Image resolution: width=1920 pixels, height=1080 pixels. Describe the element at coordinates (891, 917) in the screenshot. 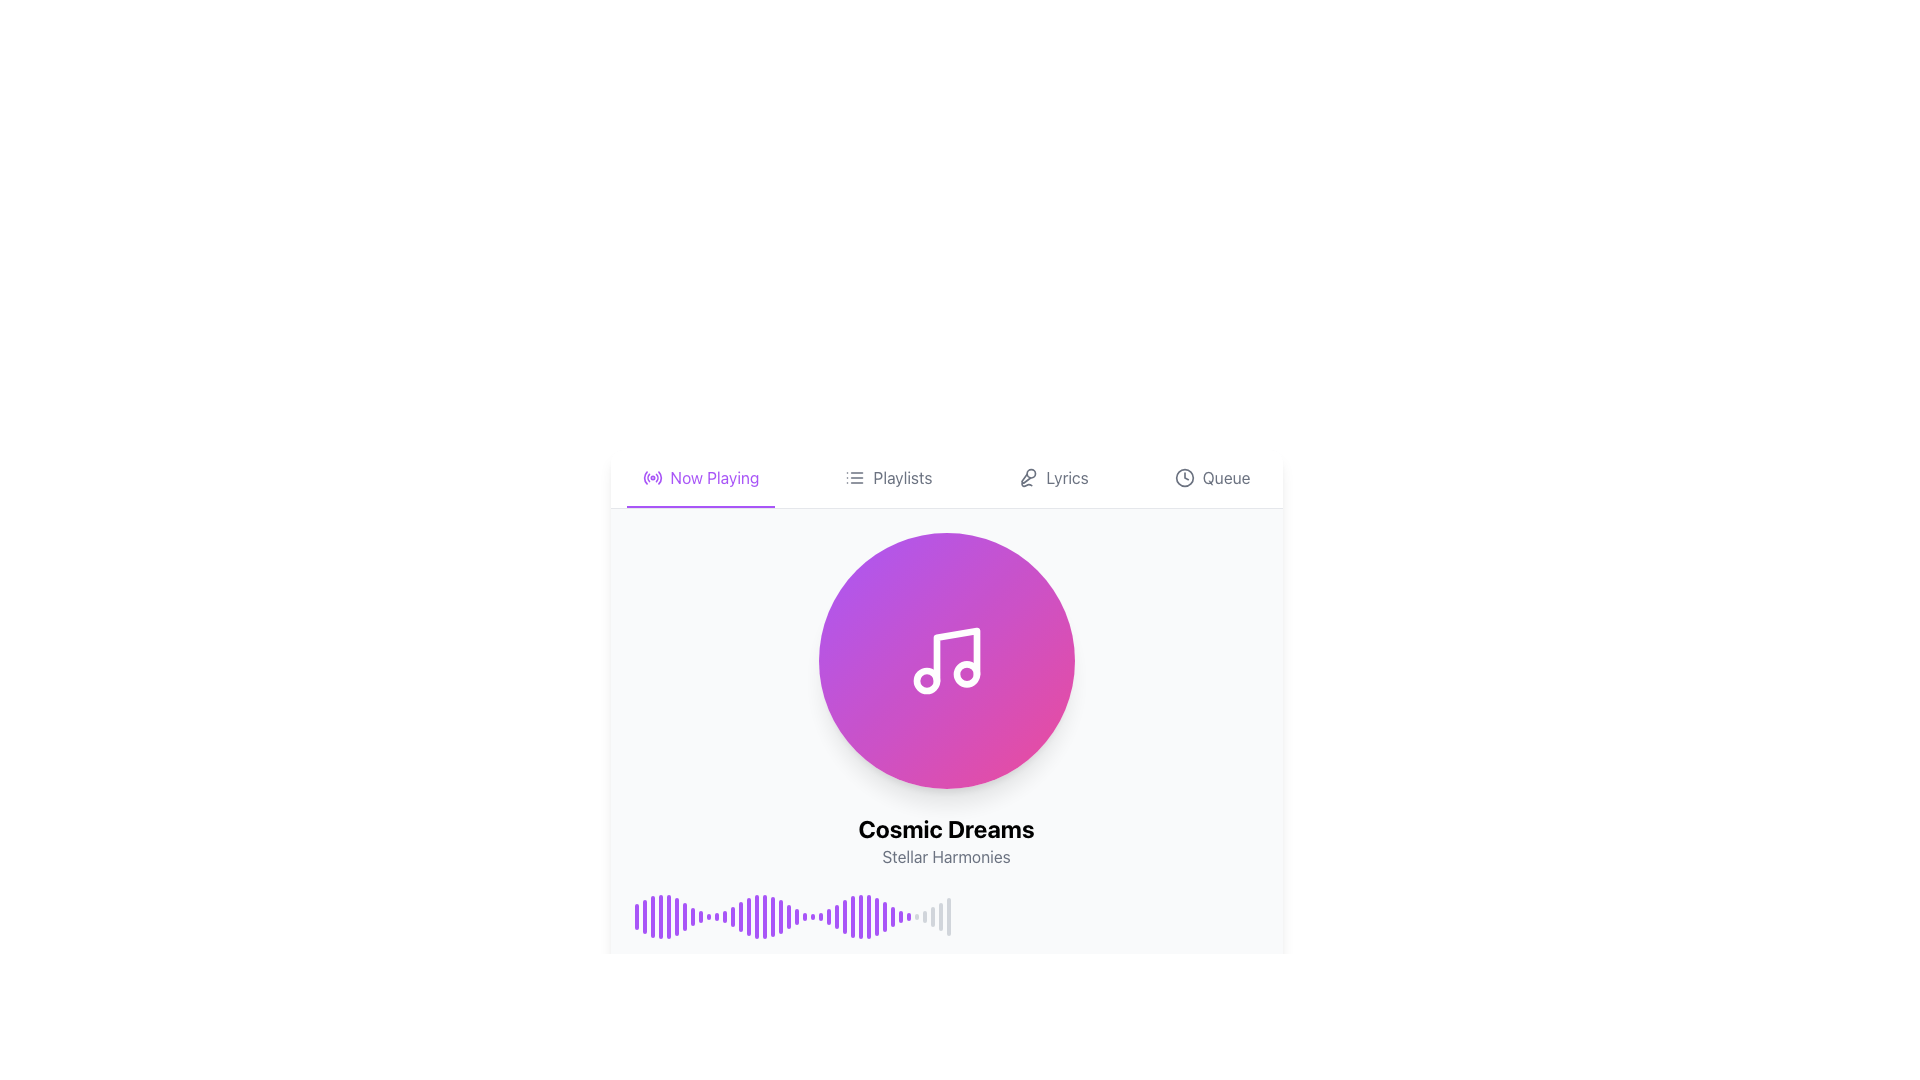

I see `the visual representation of the 25th vertical bar from the left in the waveform, which is styled in vibrant purple and has a rounded top and bottom` at that location.